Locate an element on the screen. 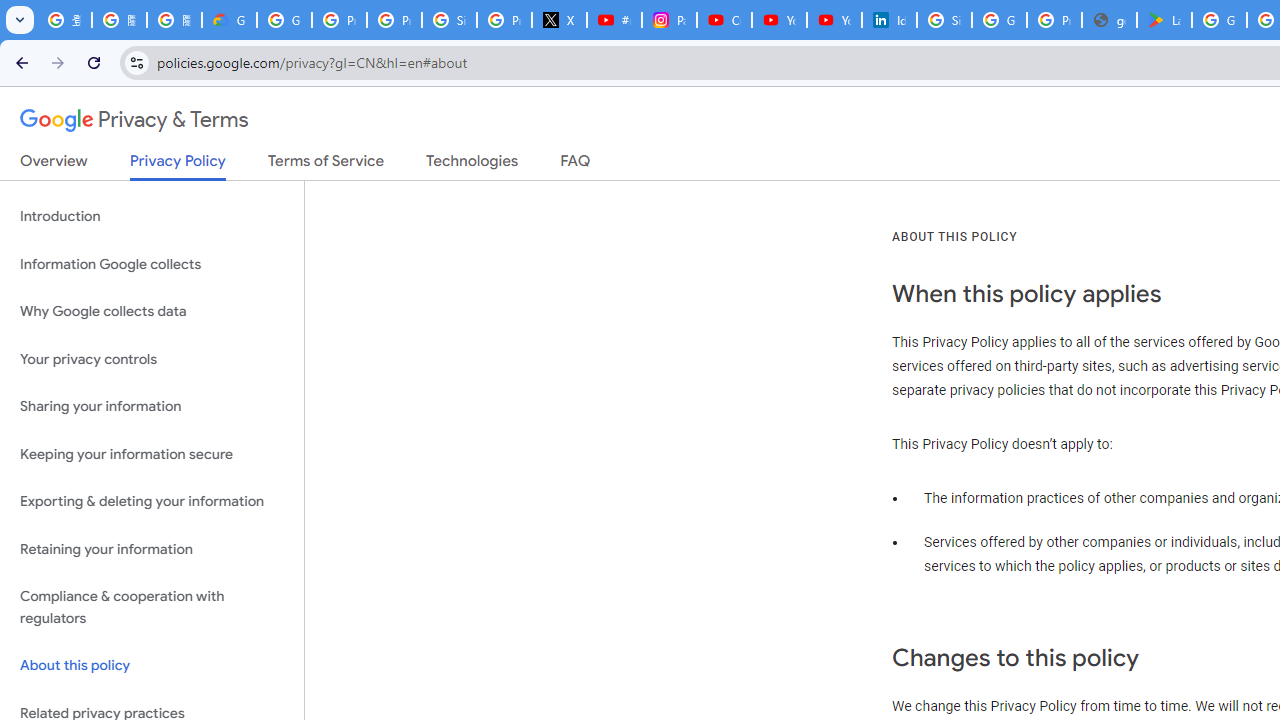 This screenshot has width=1280, height=720. 'Terms of Service' is located at coordinates (326, 164).